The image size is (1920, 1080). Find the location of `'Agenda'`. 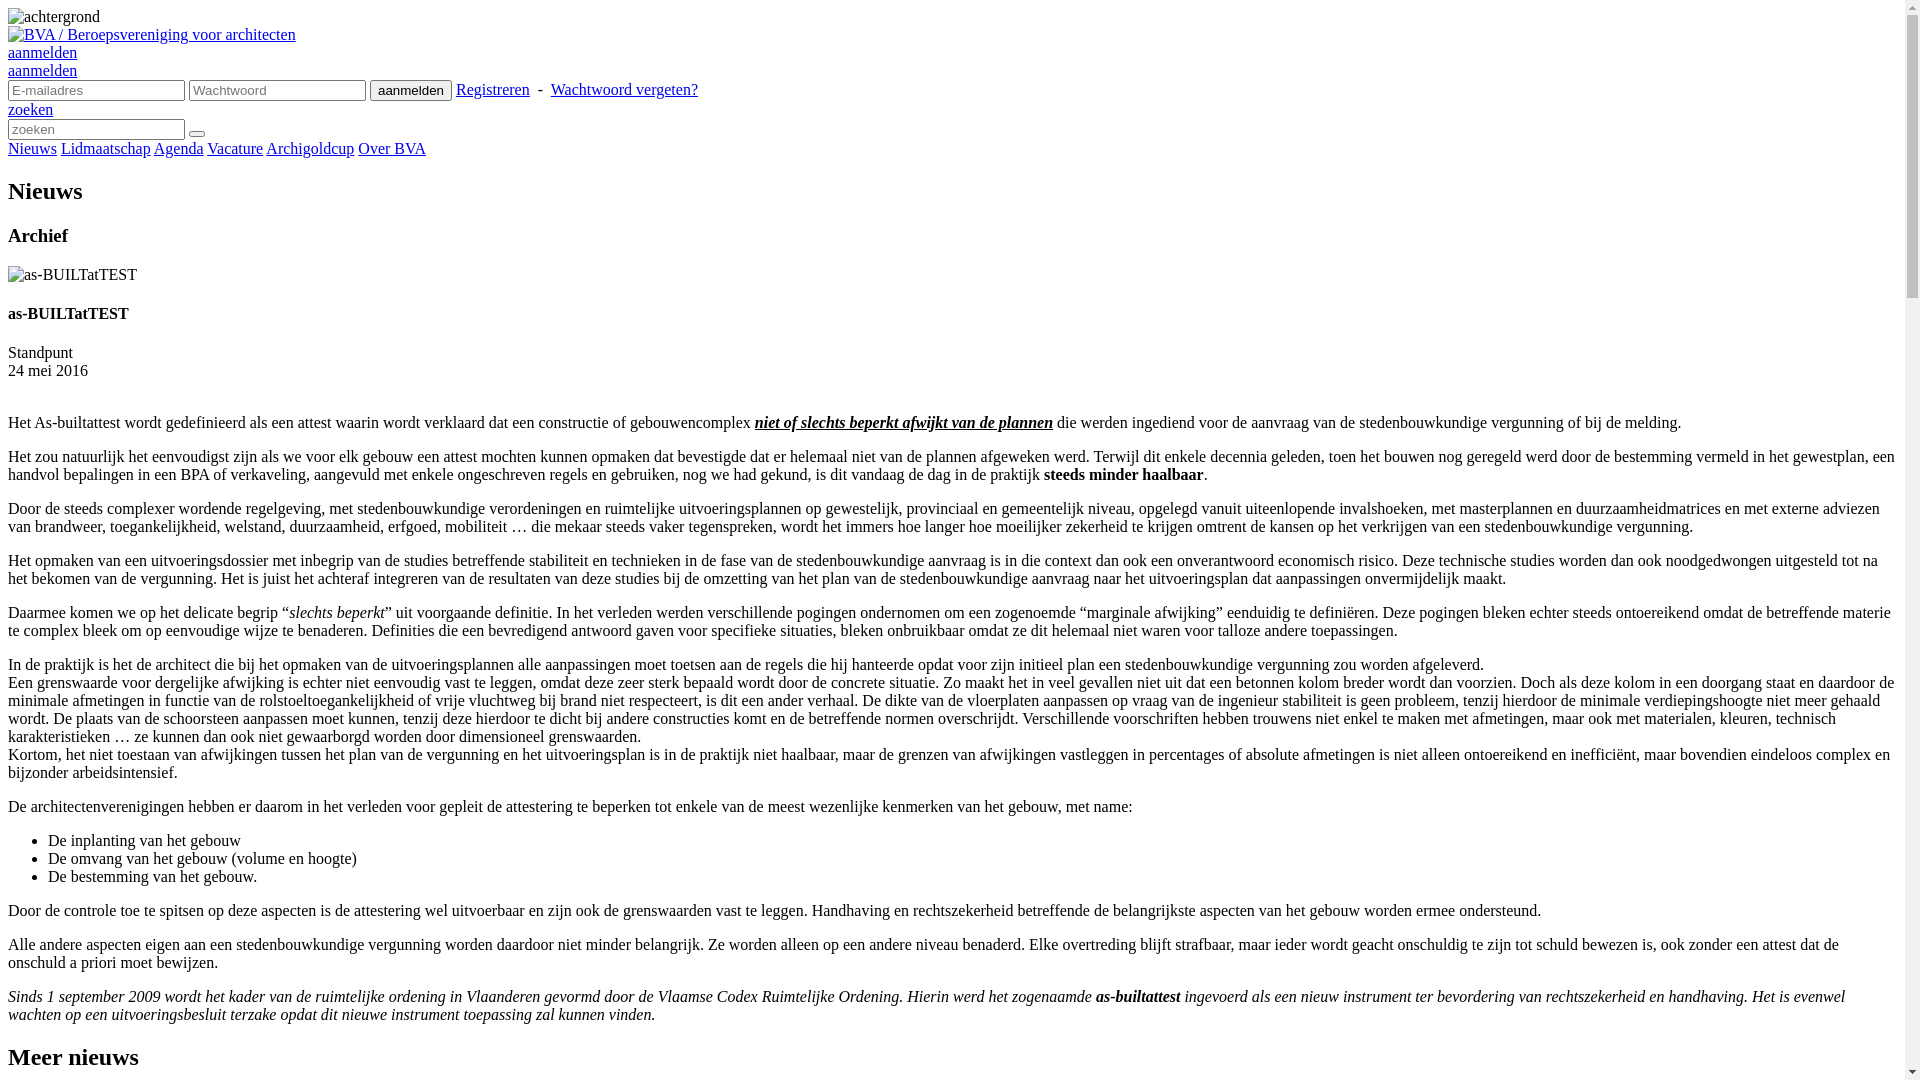

'Agenda' is located at coordinates (178, 147).